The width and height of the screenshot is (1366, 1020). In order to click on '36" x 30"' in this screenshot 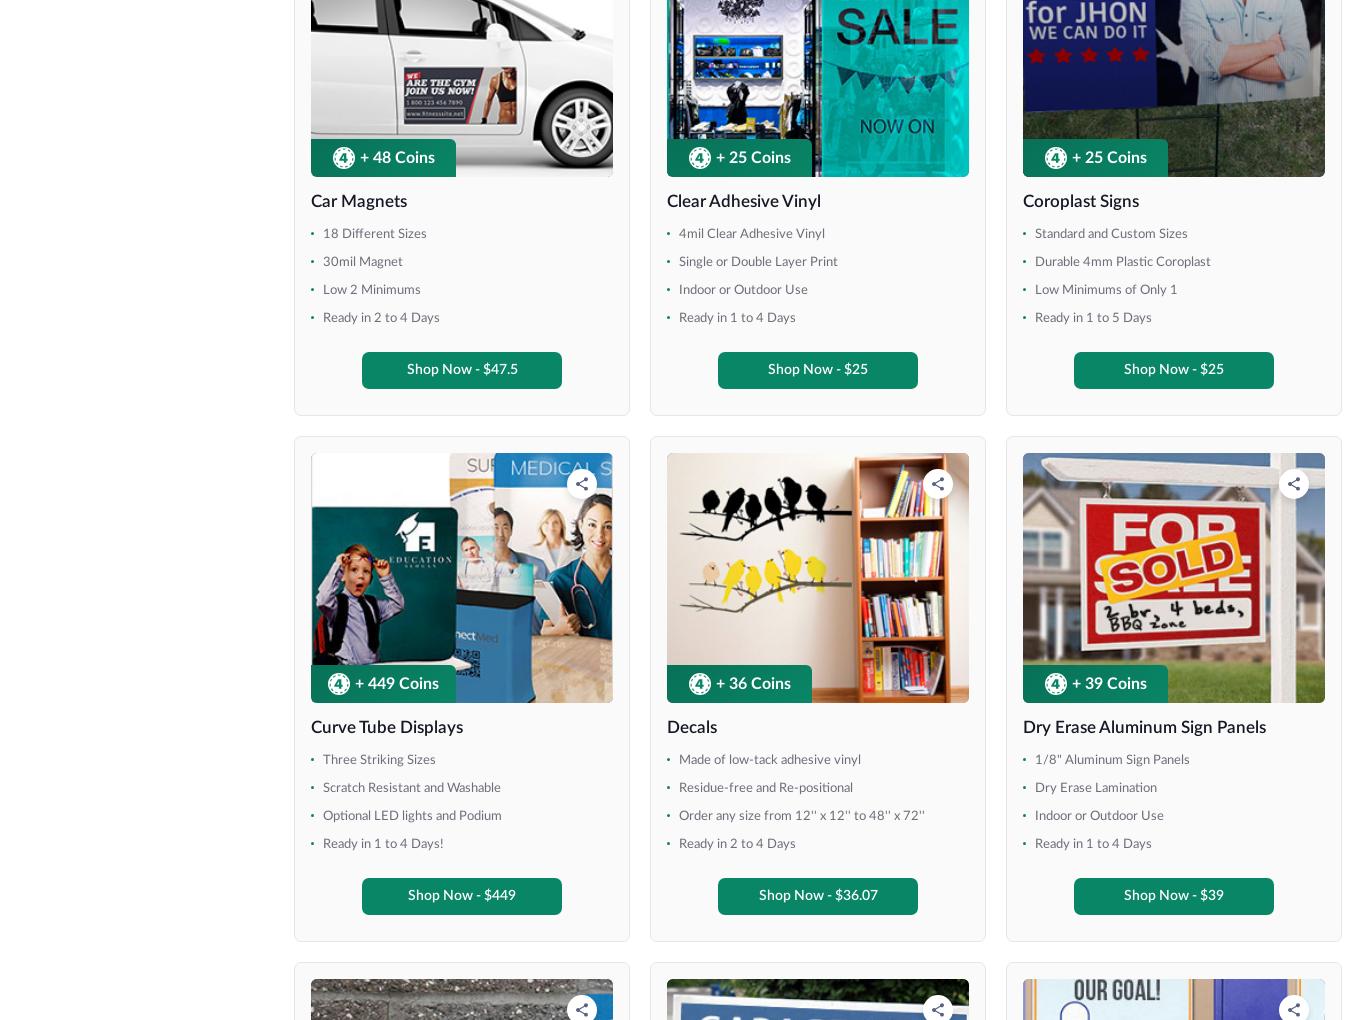, I will do `click(82, 1007)`.